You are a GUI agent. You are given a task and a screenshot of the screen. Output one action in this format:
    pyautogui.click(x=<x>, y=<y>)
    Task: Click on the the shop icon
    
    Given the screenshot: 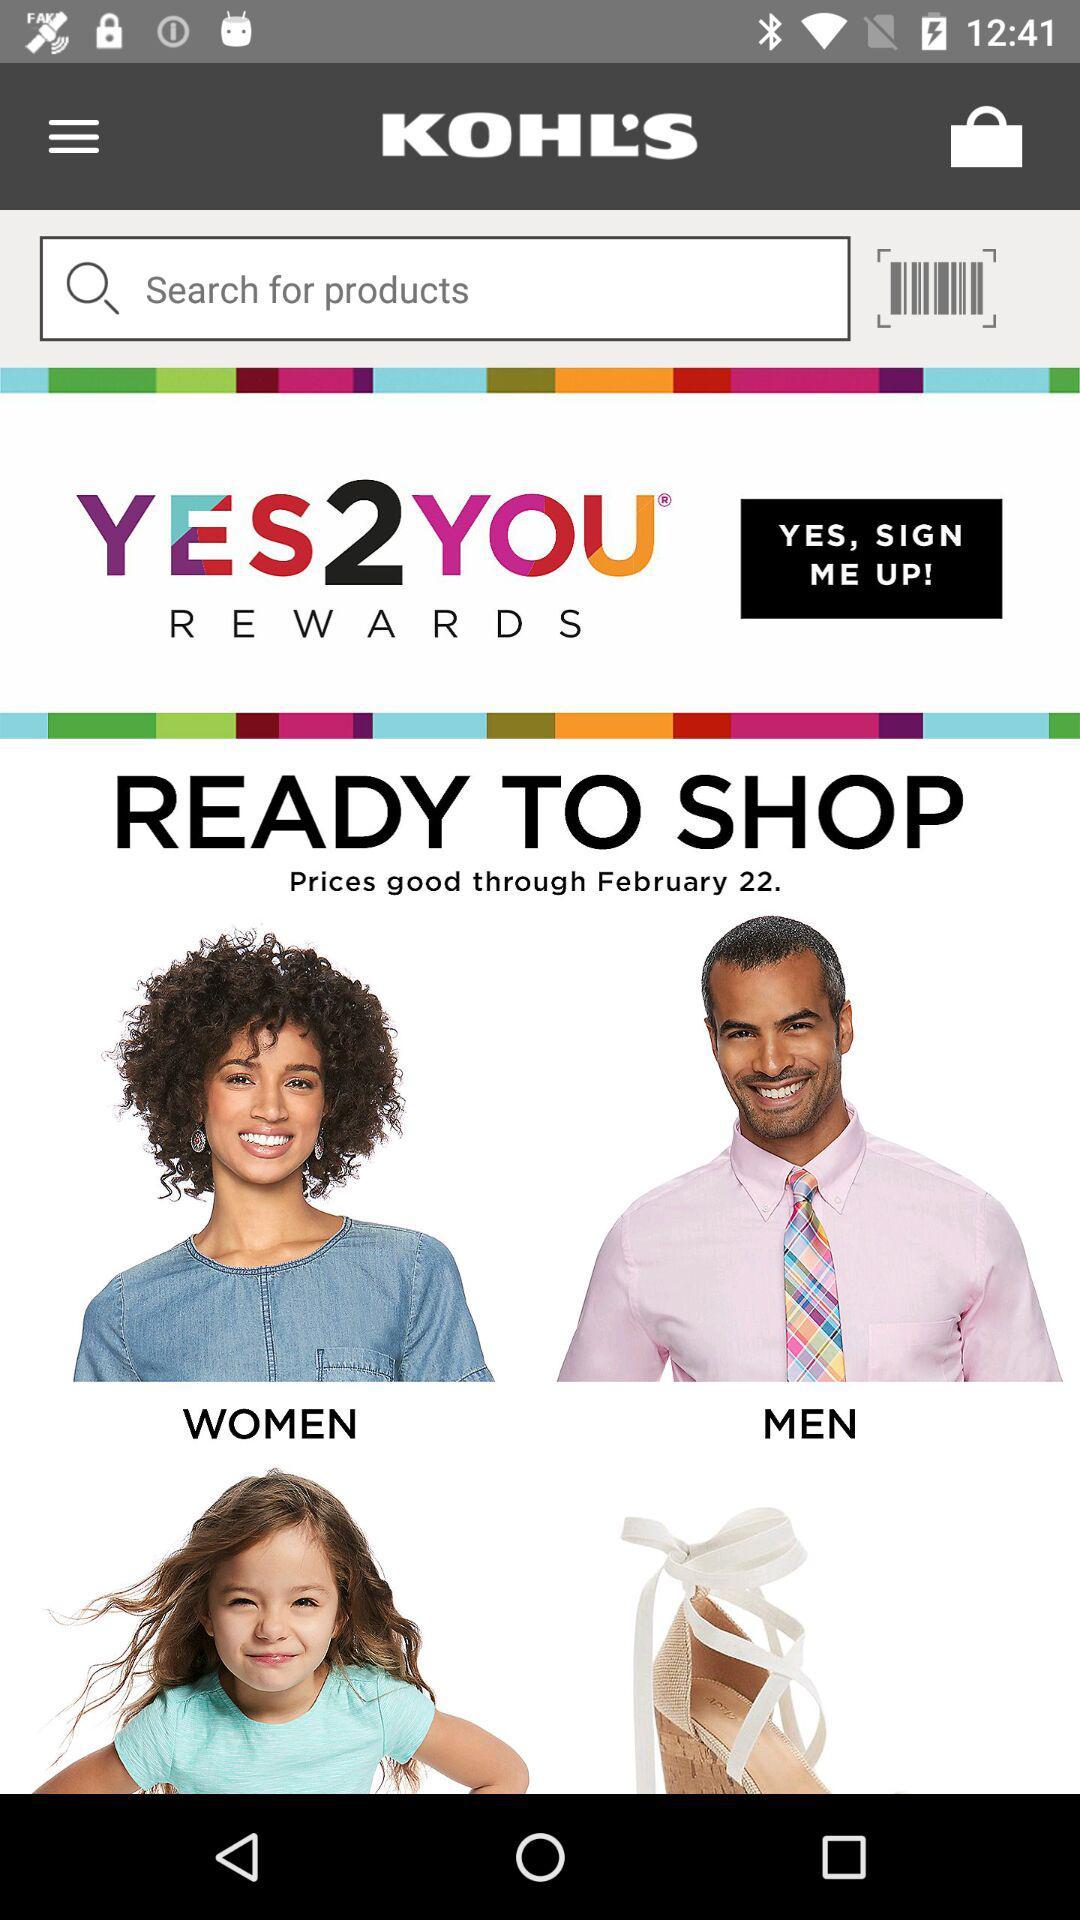 What is the action you would take?
    pyautogui.click(x=980, y=135)
    